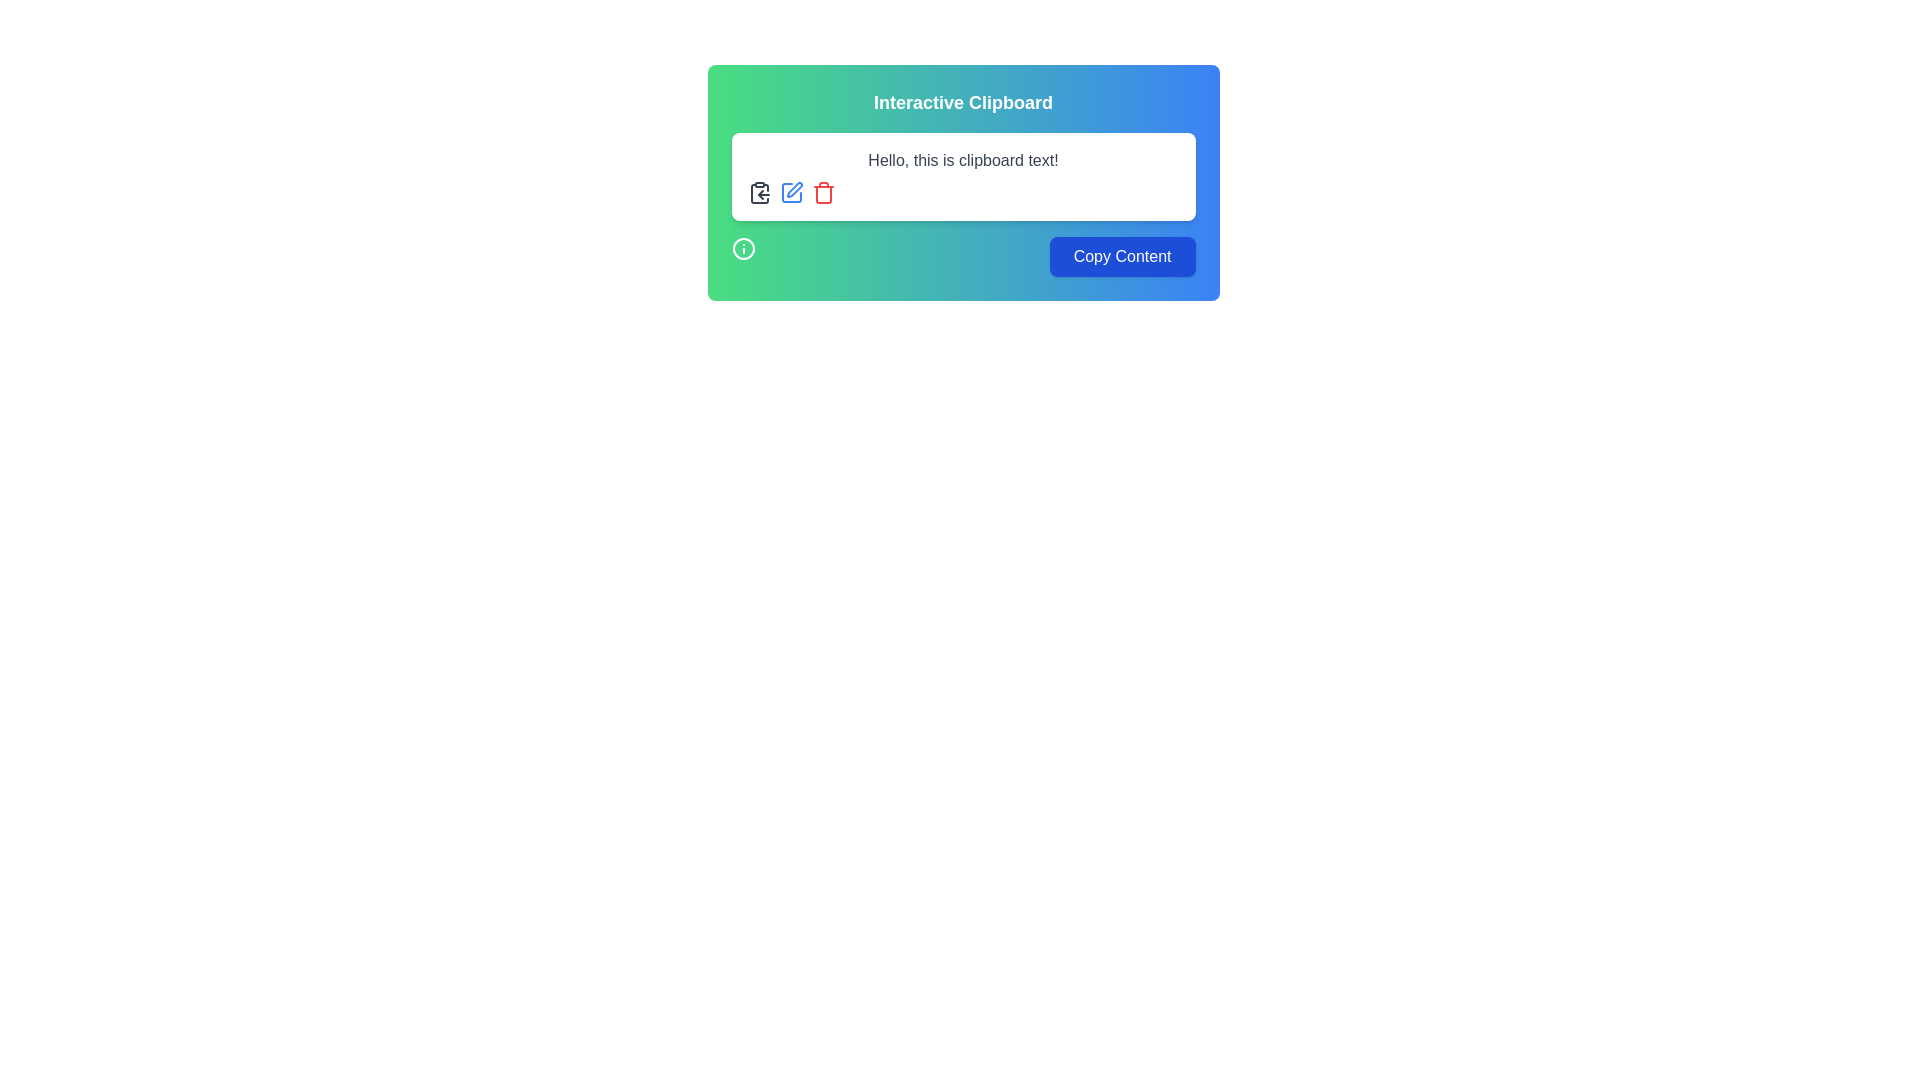 This screenshot has height=1080, width=1920. Describe the element at coordinates (1122, 256) in the screenshot. I see `the 'Copy Content' button, which has a blue background and white text` at that location.